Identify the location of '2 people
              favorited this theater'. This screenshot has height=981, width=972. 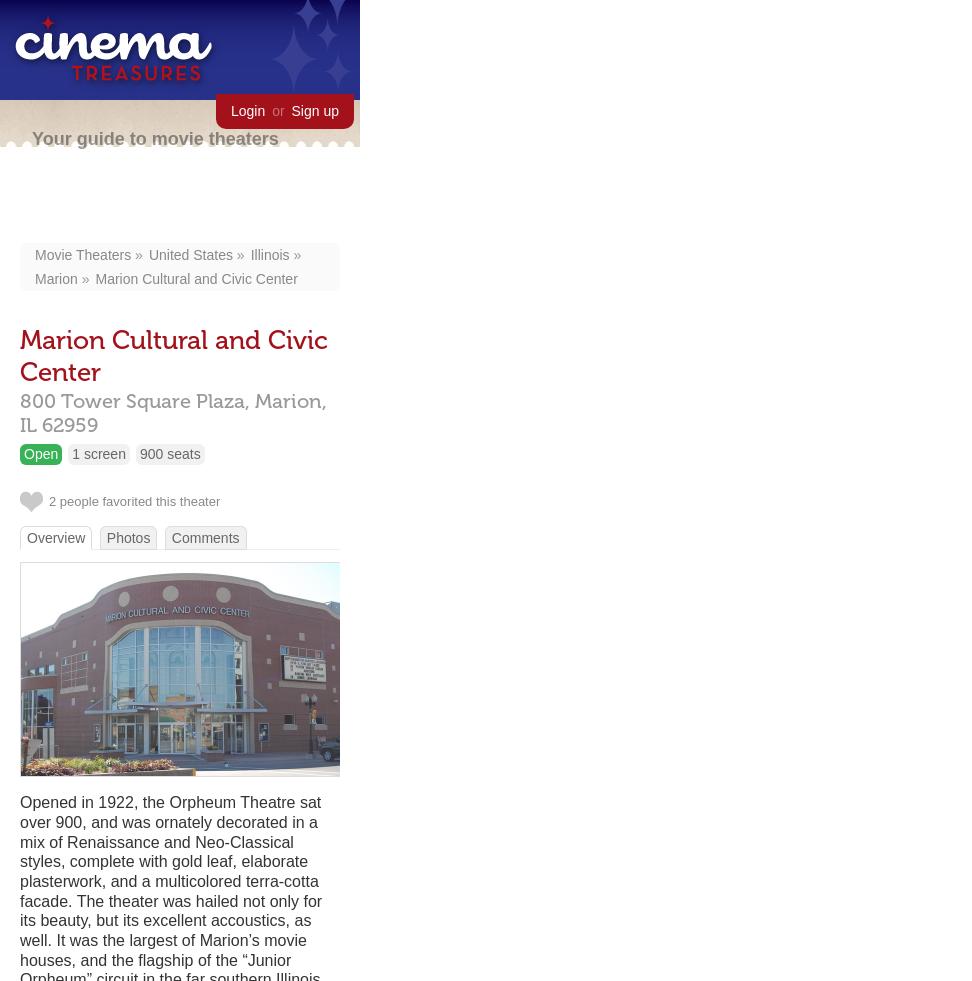
(134, 500).